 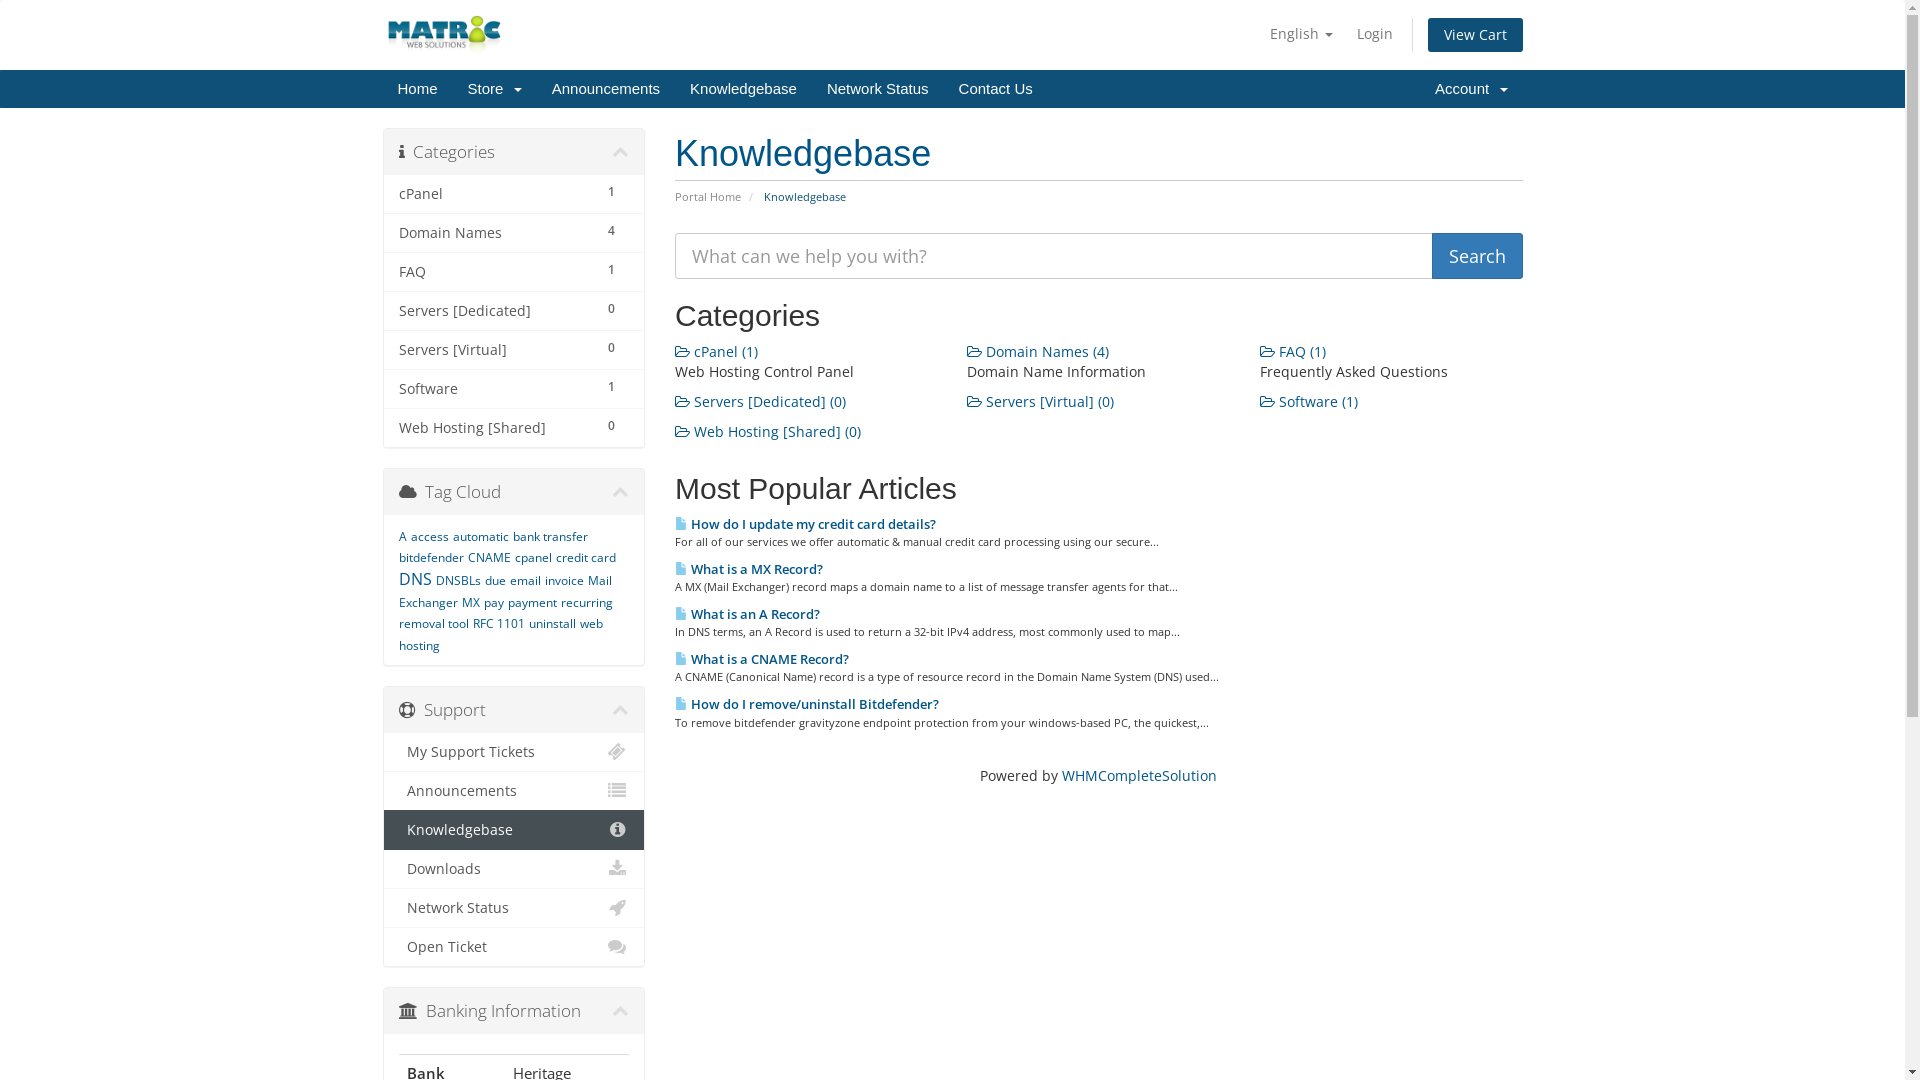 I want to click on '0, so click(x=514, y=426).